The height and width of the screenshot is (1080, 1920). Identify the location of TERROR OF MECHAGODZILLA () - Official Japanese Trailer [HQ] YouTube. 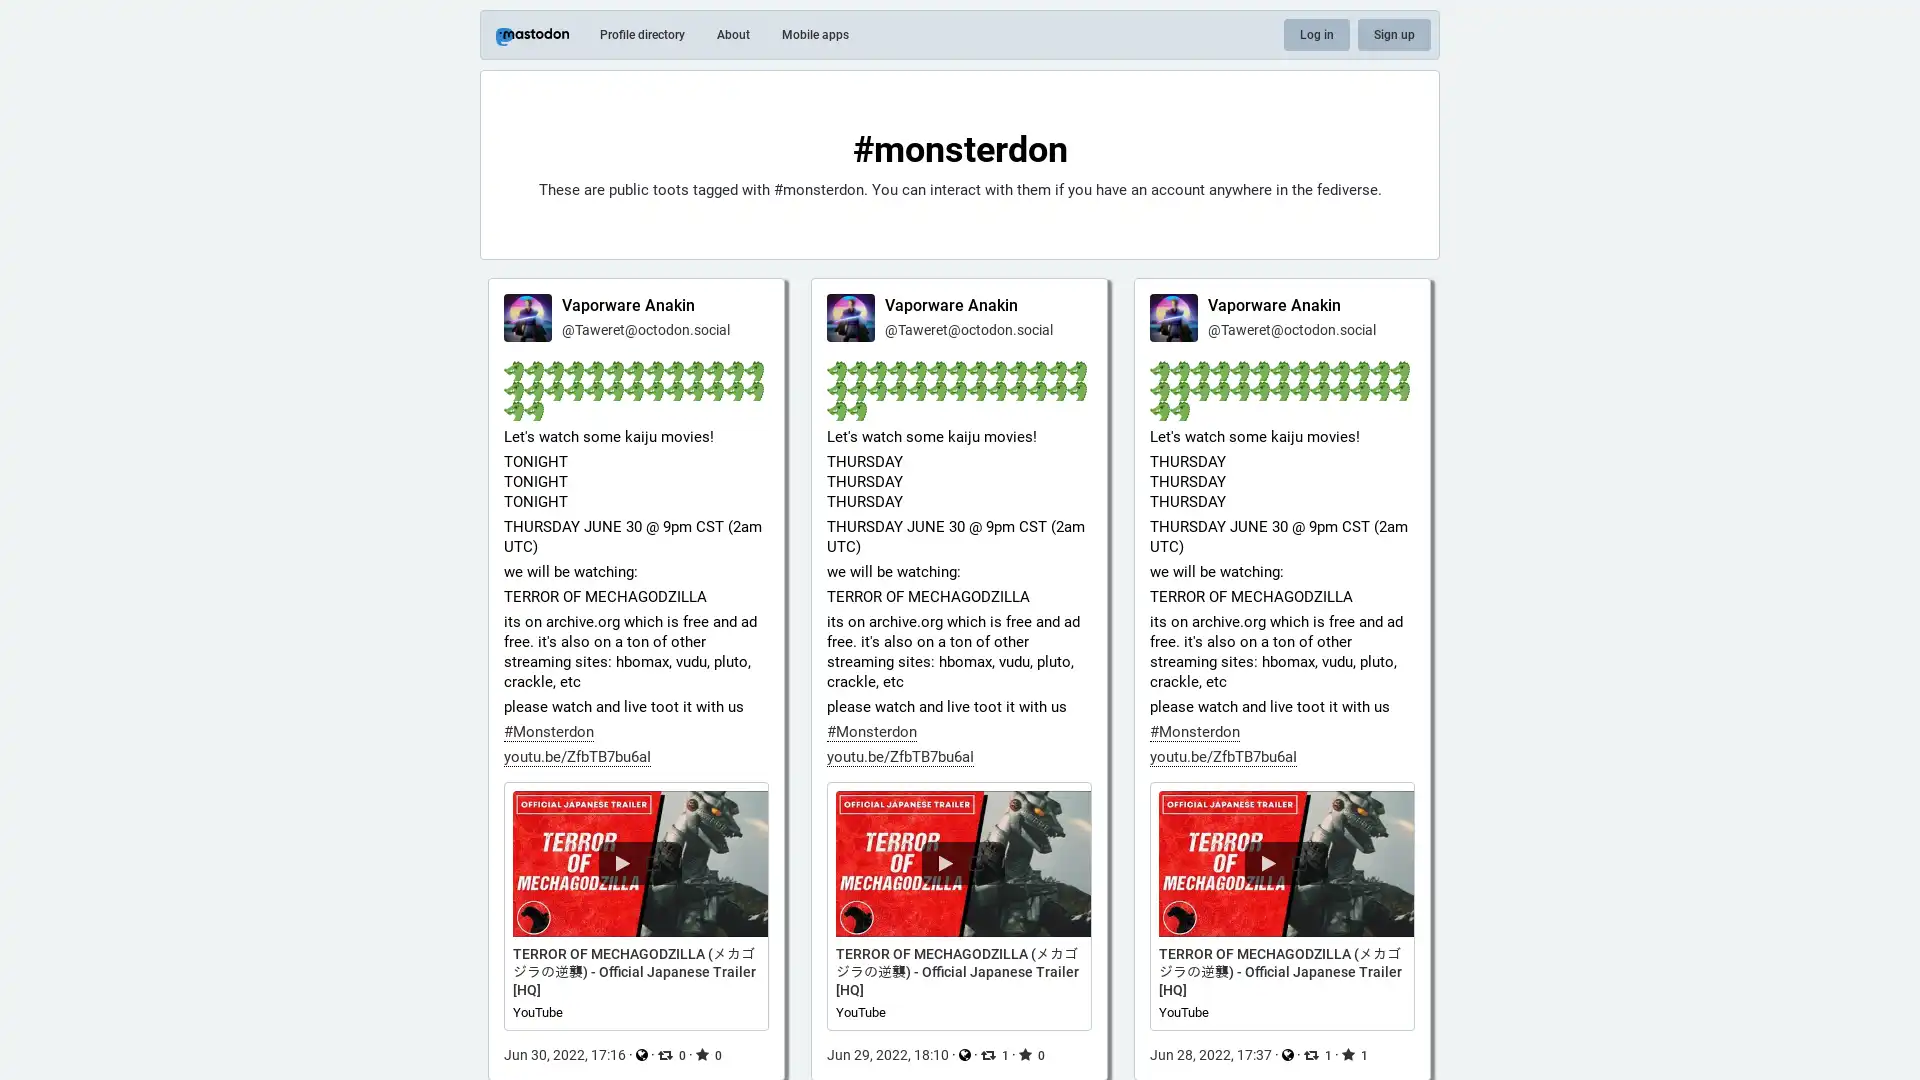
(1282, 907).